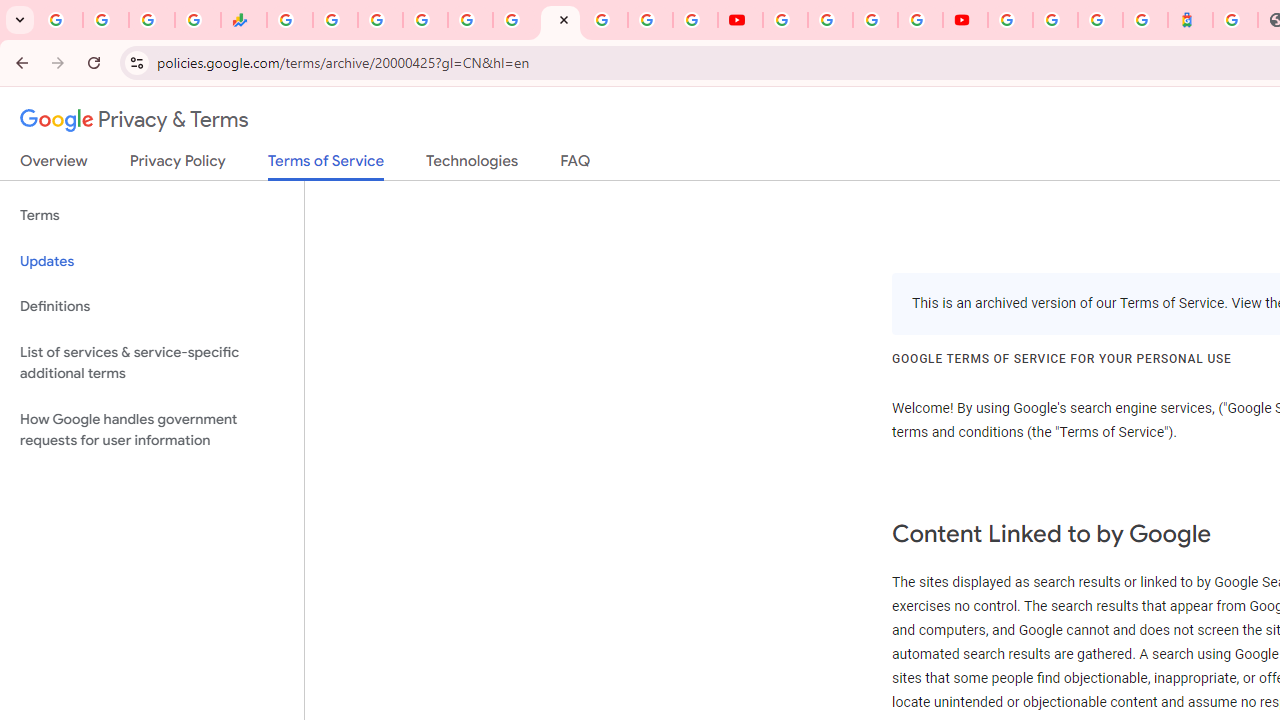 The width and height of the screenshot is (1280, 720). What do you see at coordinates (1190, 20) in the screenshot?
I see `'Atour Hotel - Google hotels'` at bounding box center [1190, 20].